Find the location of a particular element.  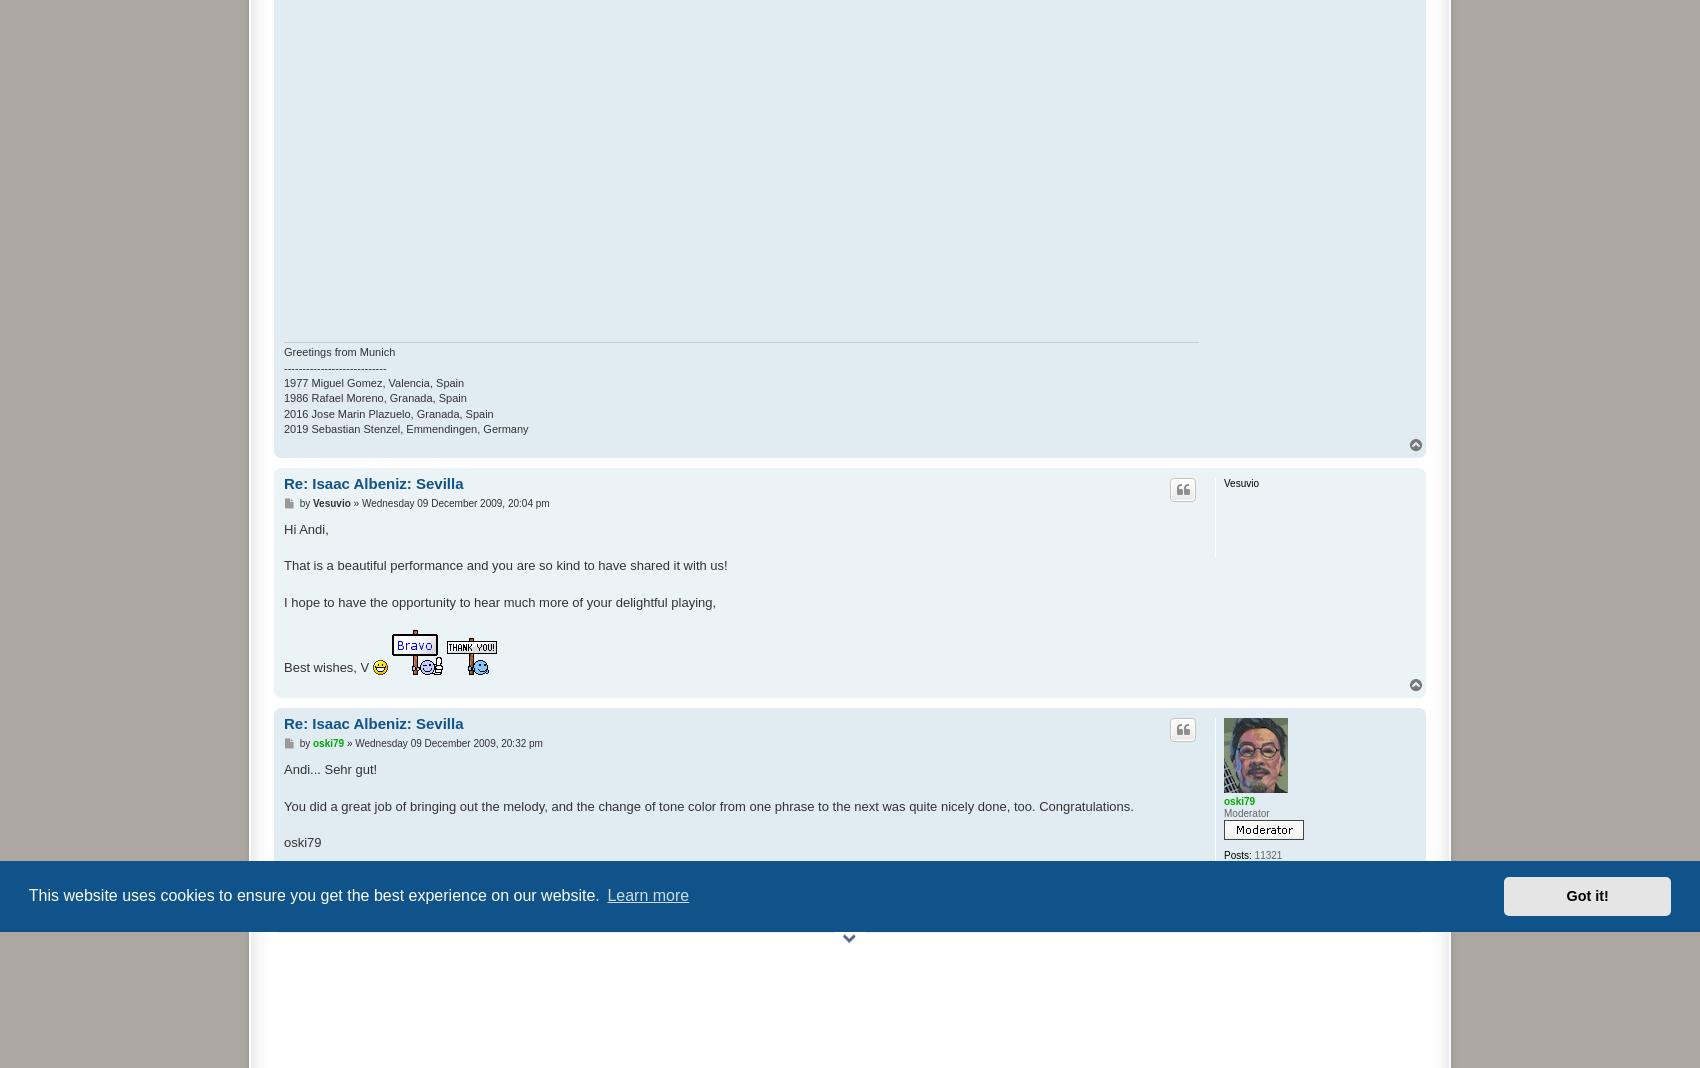

'Wednesday 09 December 2009, 20:32 pm' is located at coordinates (448, 743).